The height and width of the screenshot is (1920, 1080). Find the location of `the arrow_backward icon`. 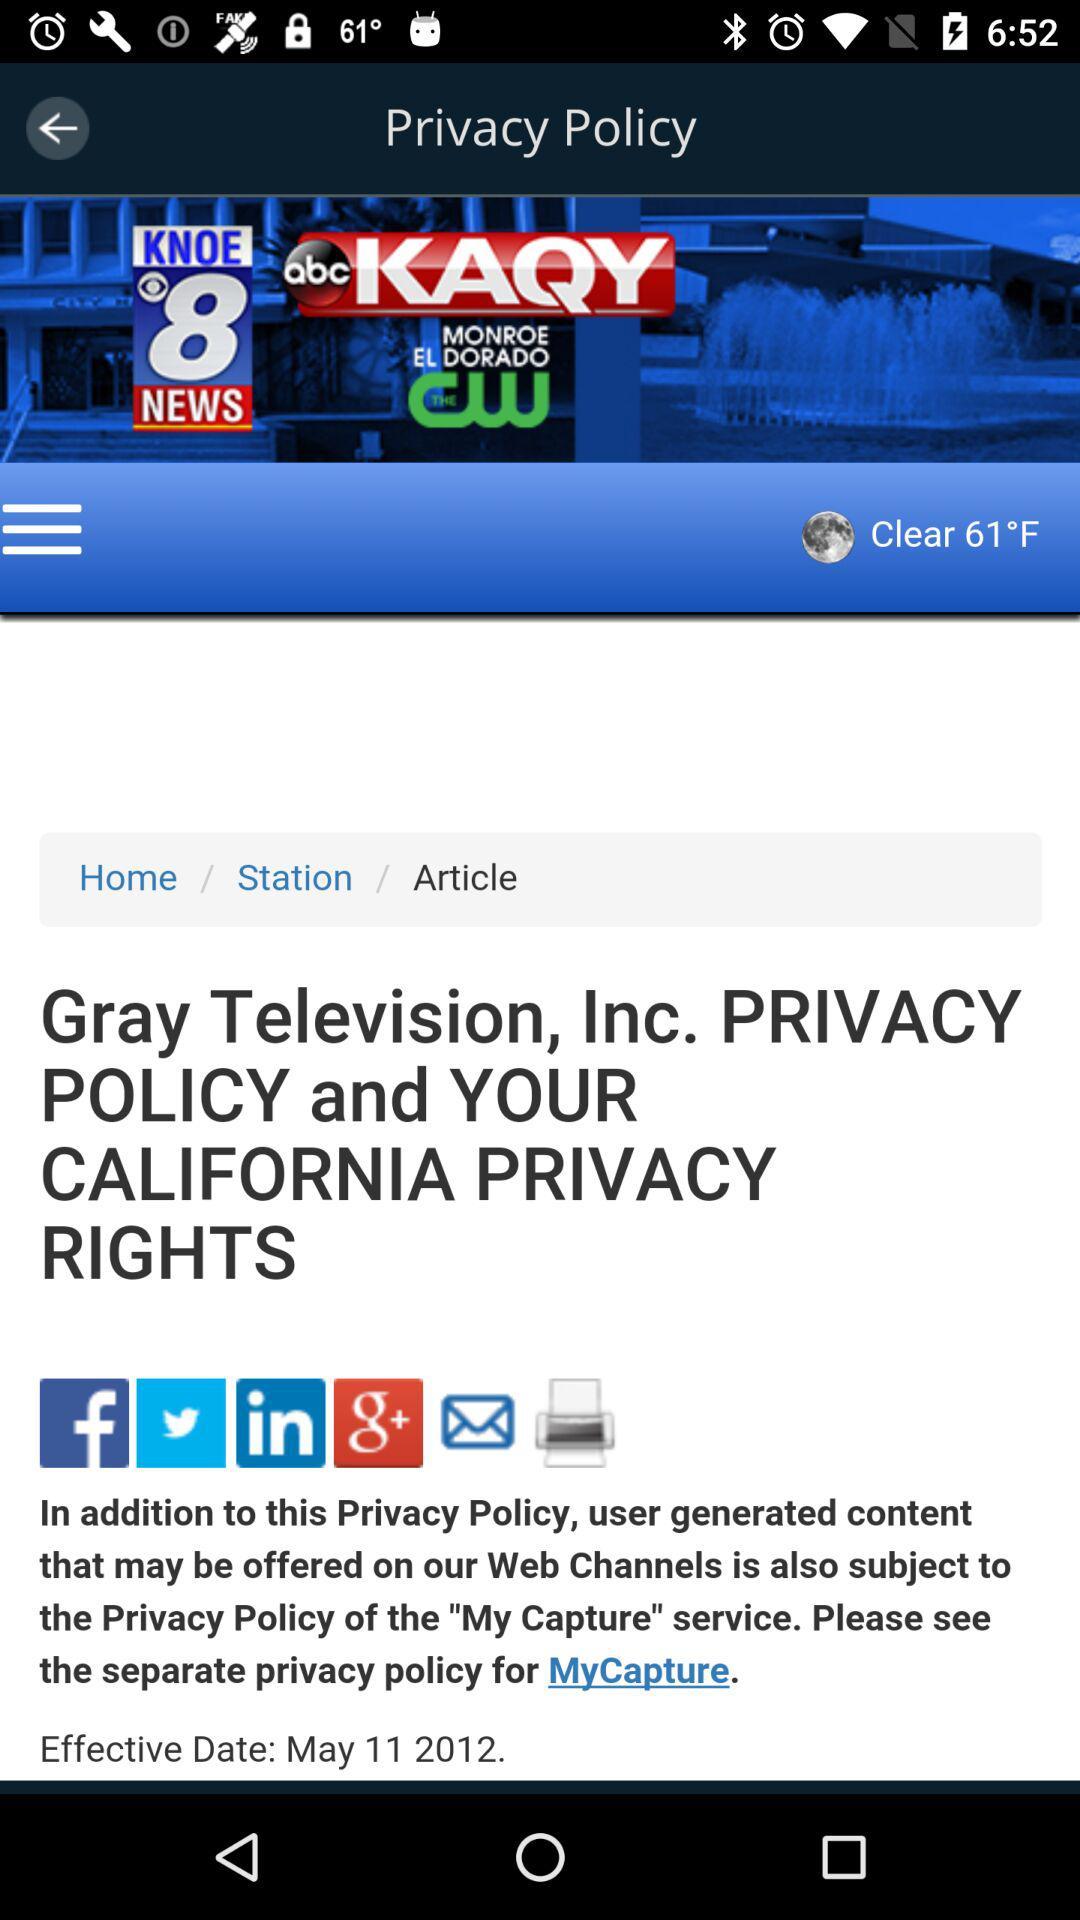

the arrow_backward icon is located at coordinates (56, 127).